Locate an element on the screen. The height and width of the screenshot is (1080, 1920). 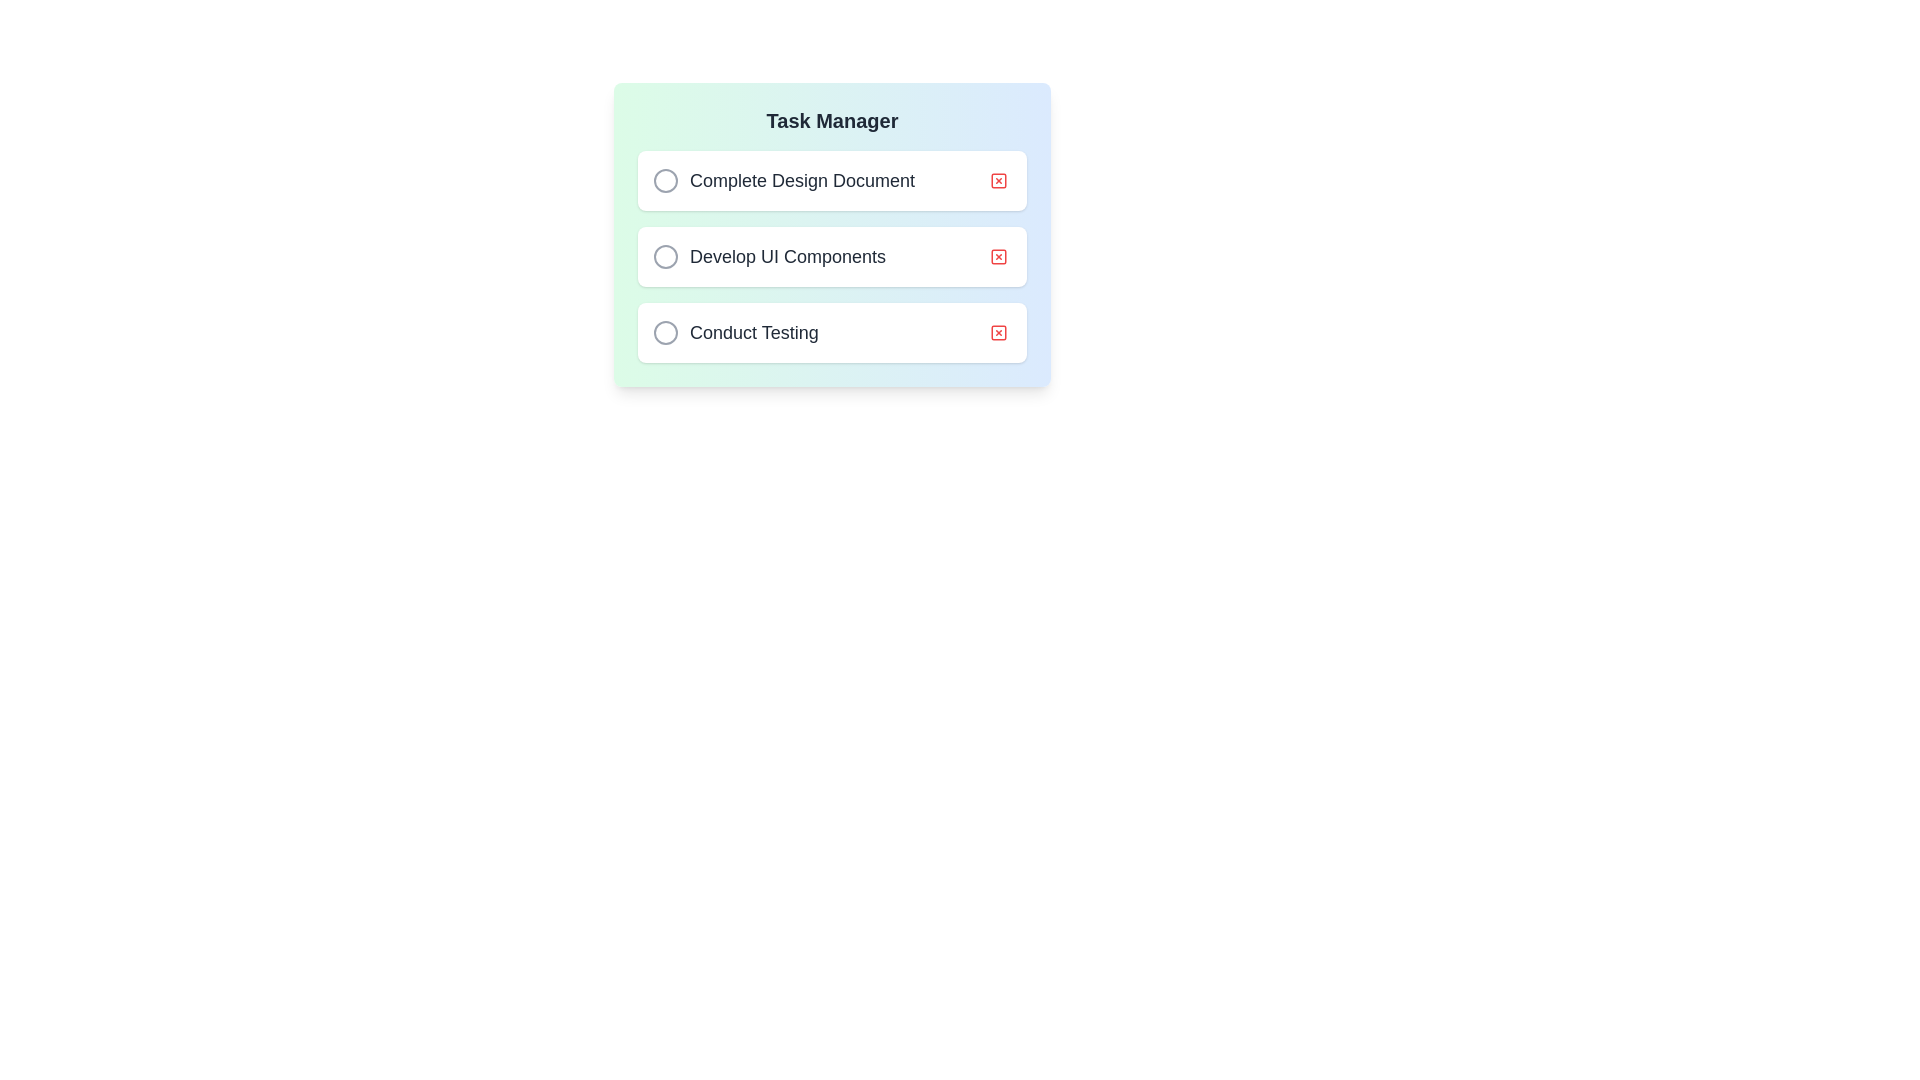
the first horizontal task list item containing the checkbox and the text 'Complete Design Document' is located at coordinates (783, 181).